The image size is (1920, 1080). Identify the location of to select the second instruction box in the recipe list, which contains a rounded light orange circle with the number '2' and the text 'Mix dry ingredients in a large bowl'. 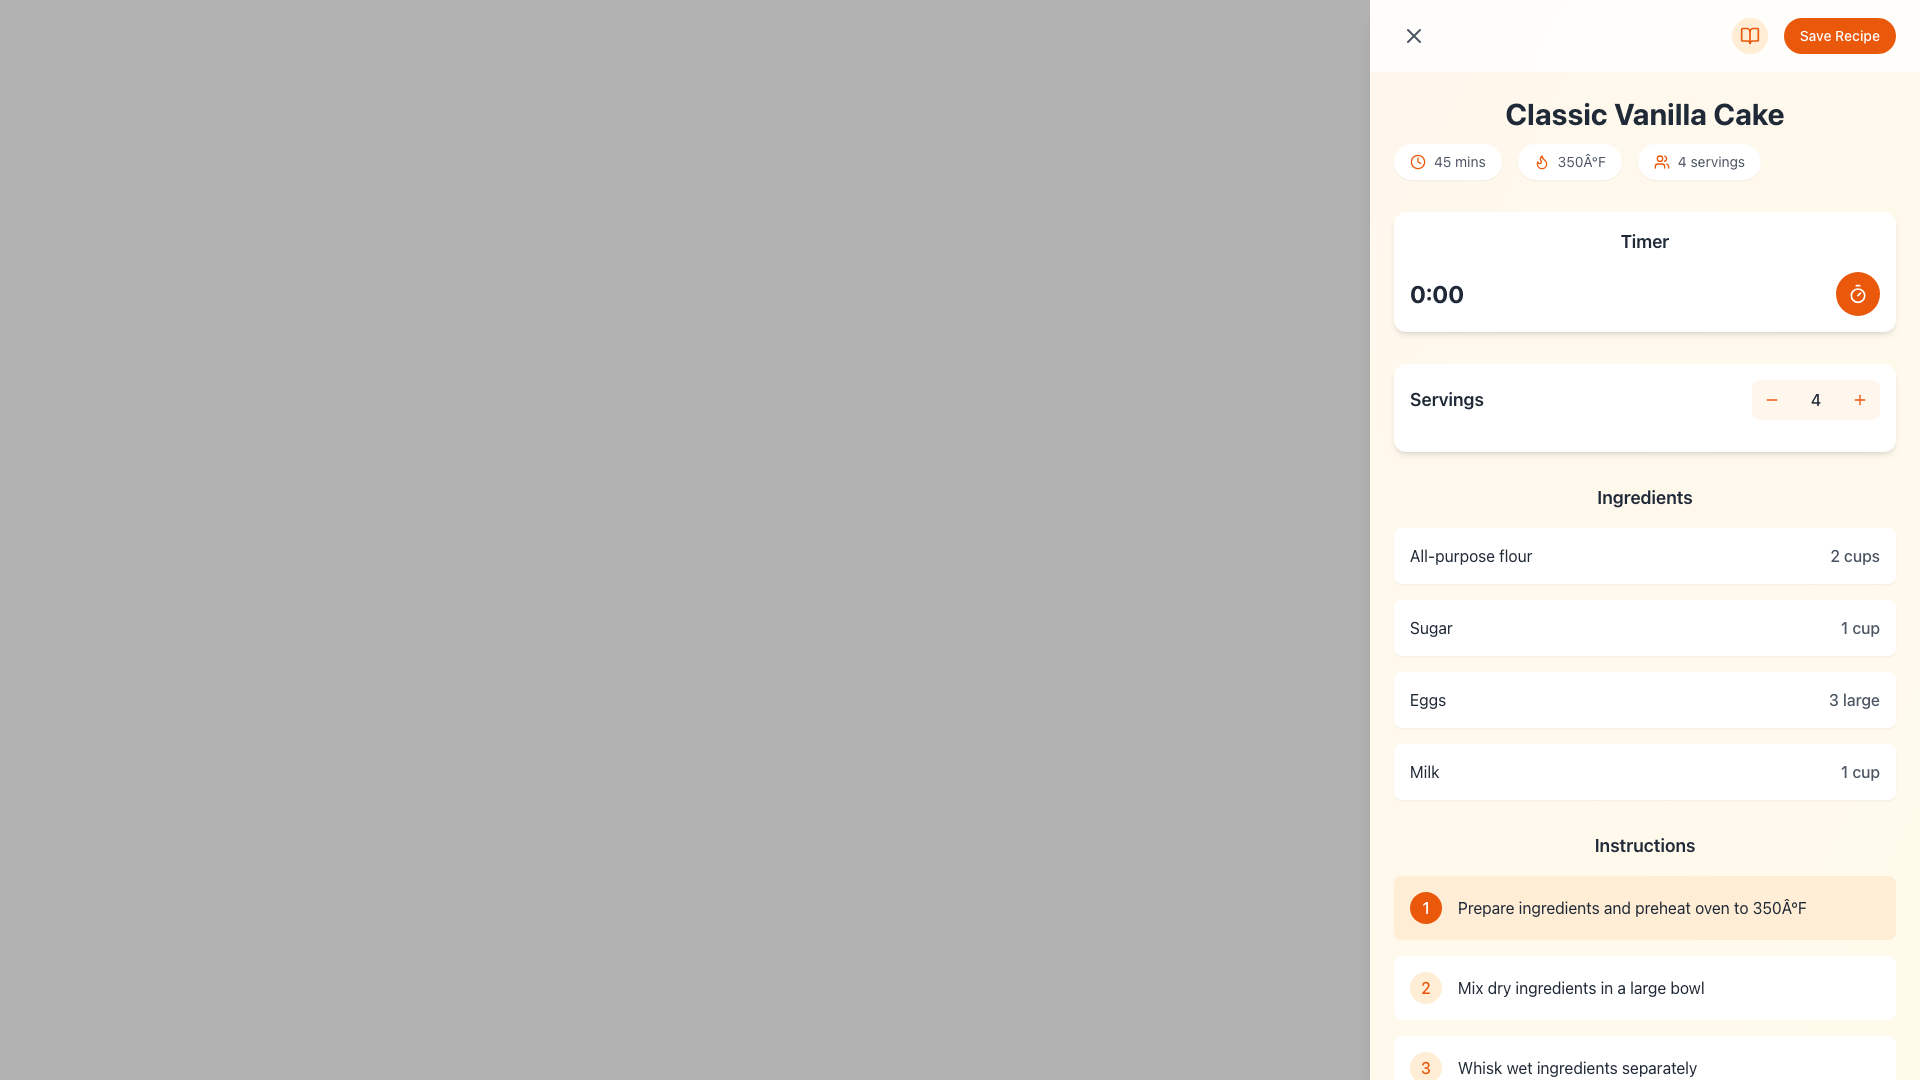
(1645, 986).